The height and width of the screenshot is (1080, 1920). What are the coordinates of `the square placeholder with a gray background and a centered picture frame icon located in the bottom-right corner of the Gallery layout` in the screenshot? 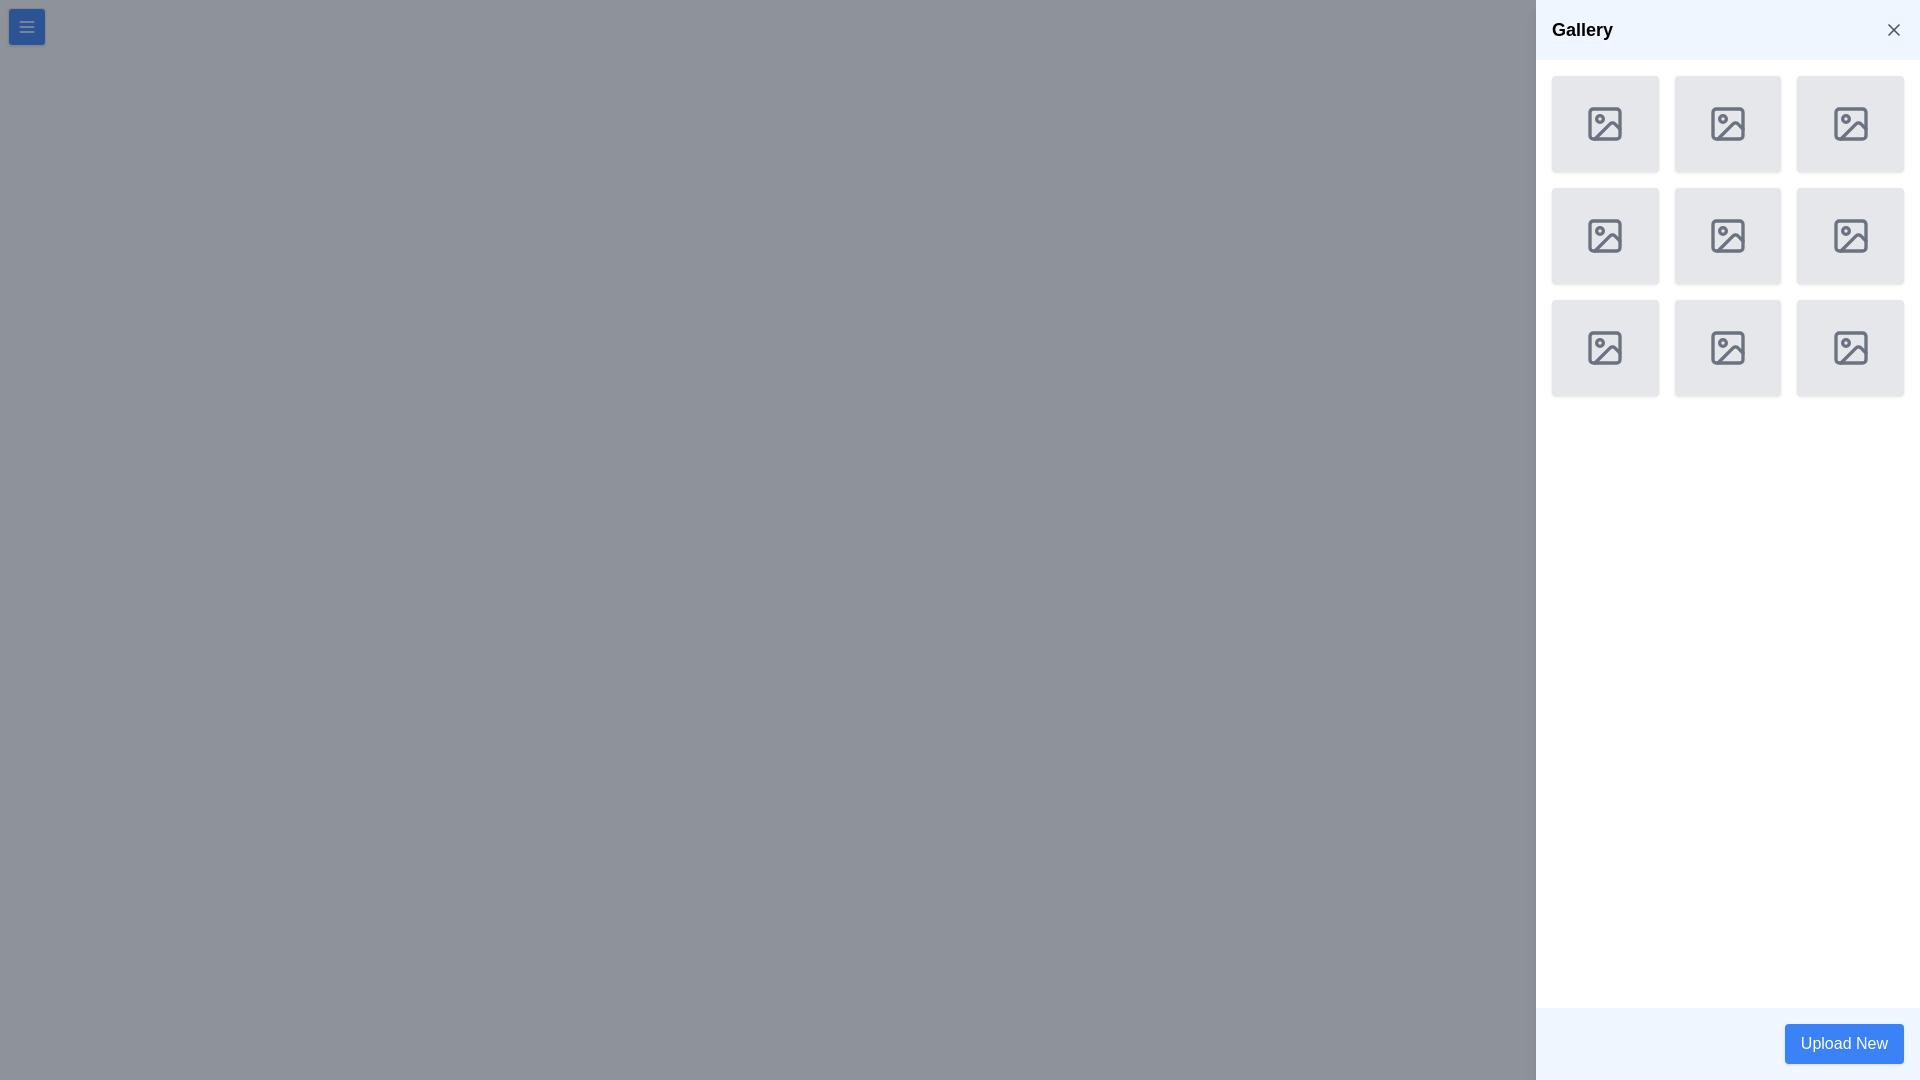 It's located at (1849, 346).